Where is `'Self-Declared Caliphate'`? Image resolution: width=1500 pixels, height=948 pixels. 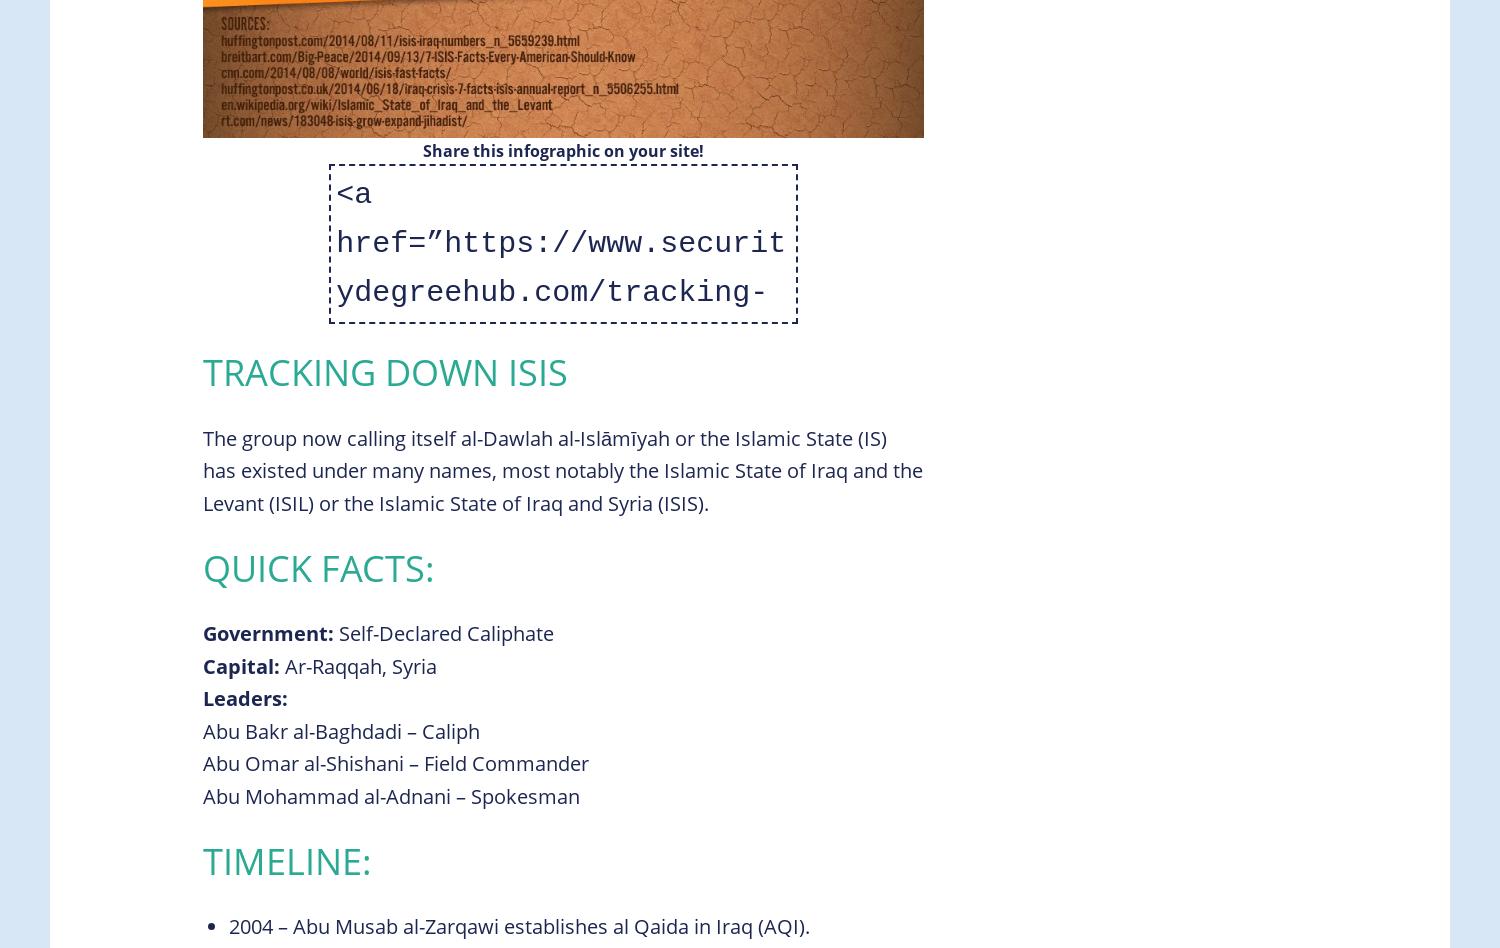
'Self-Declared Caliphate' is located at coordinates (443, 632).